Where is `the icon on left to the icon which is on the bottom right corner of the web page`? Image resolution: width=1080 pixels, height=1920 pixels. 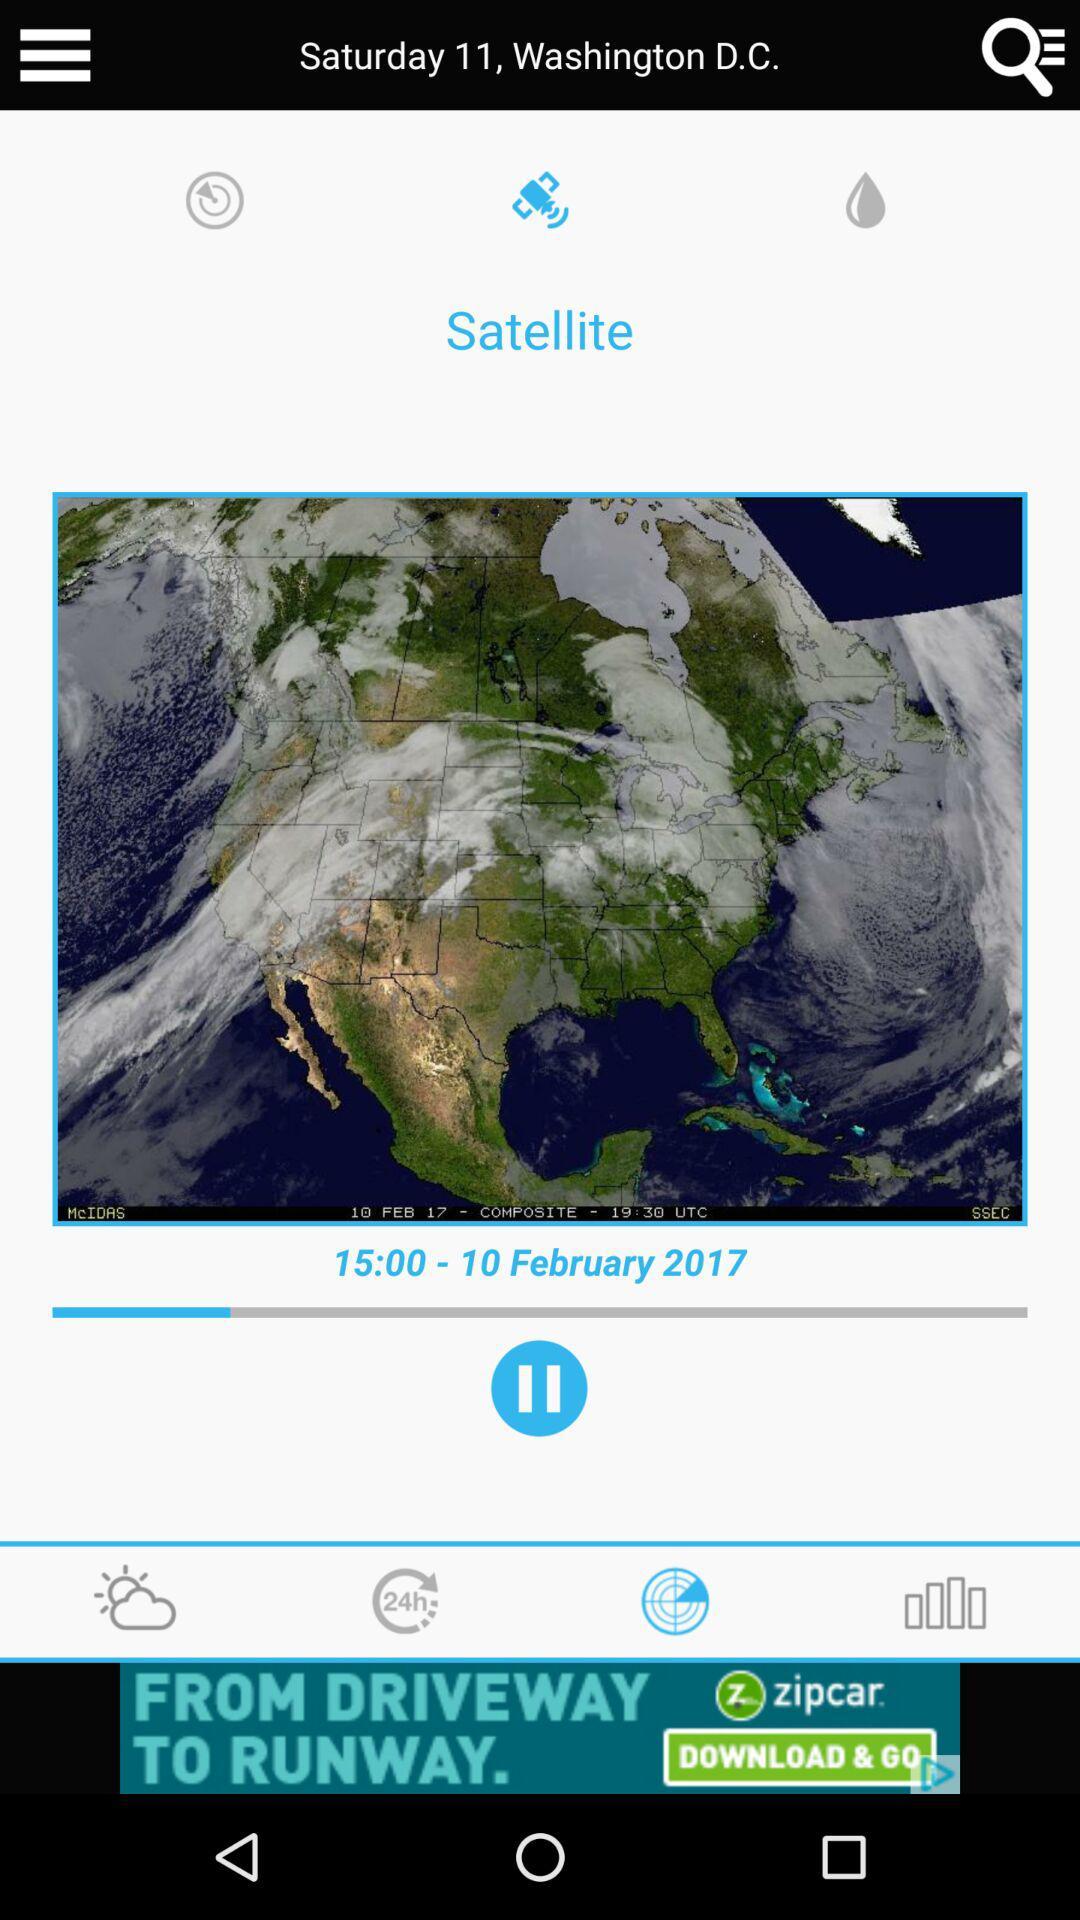
the icon on left to the icon which is on the bottom right corner of the web page is located at coordinates (675, 1602).